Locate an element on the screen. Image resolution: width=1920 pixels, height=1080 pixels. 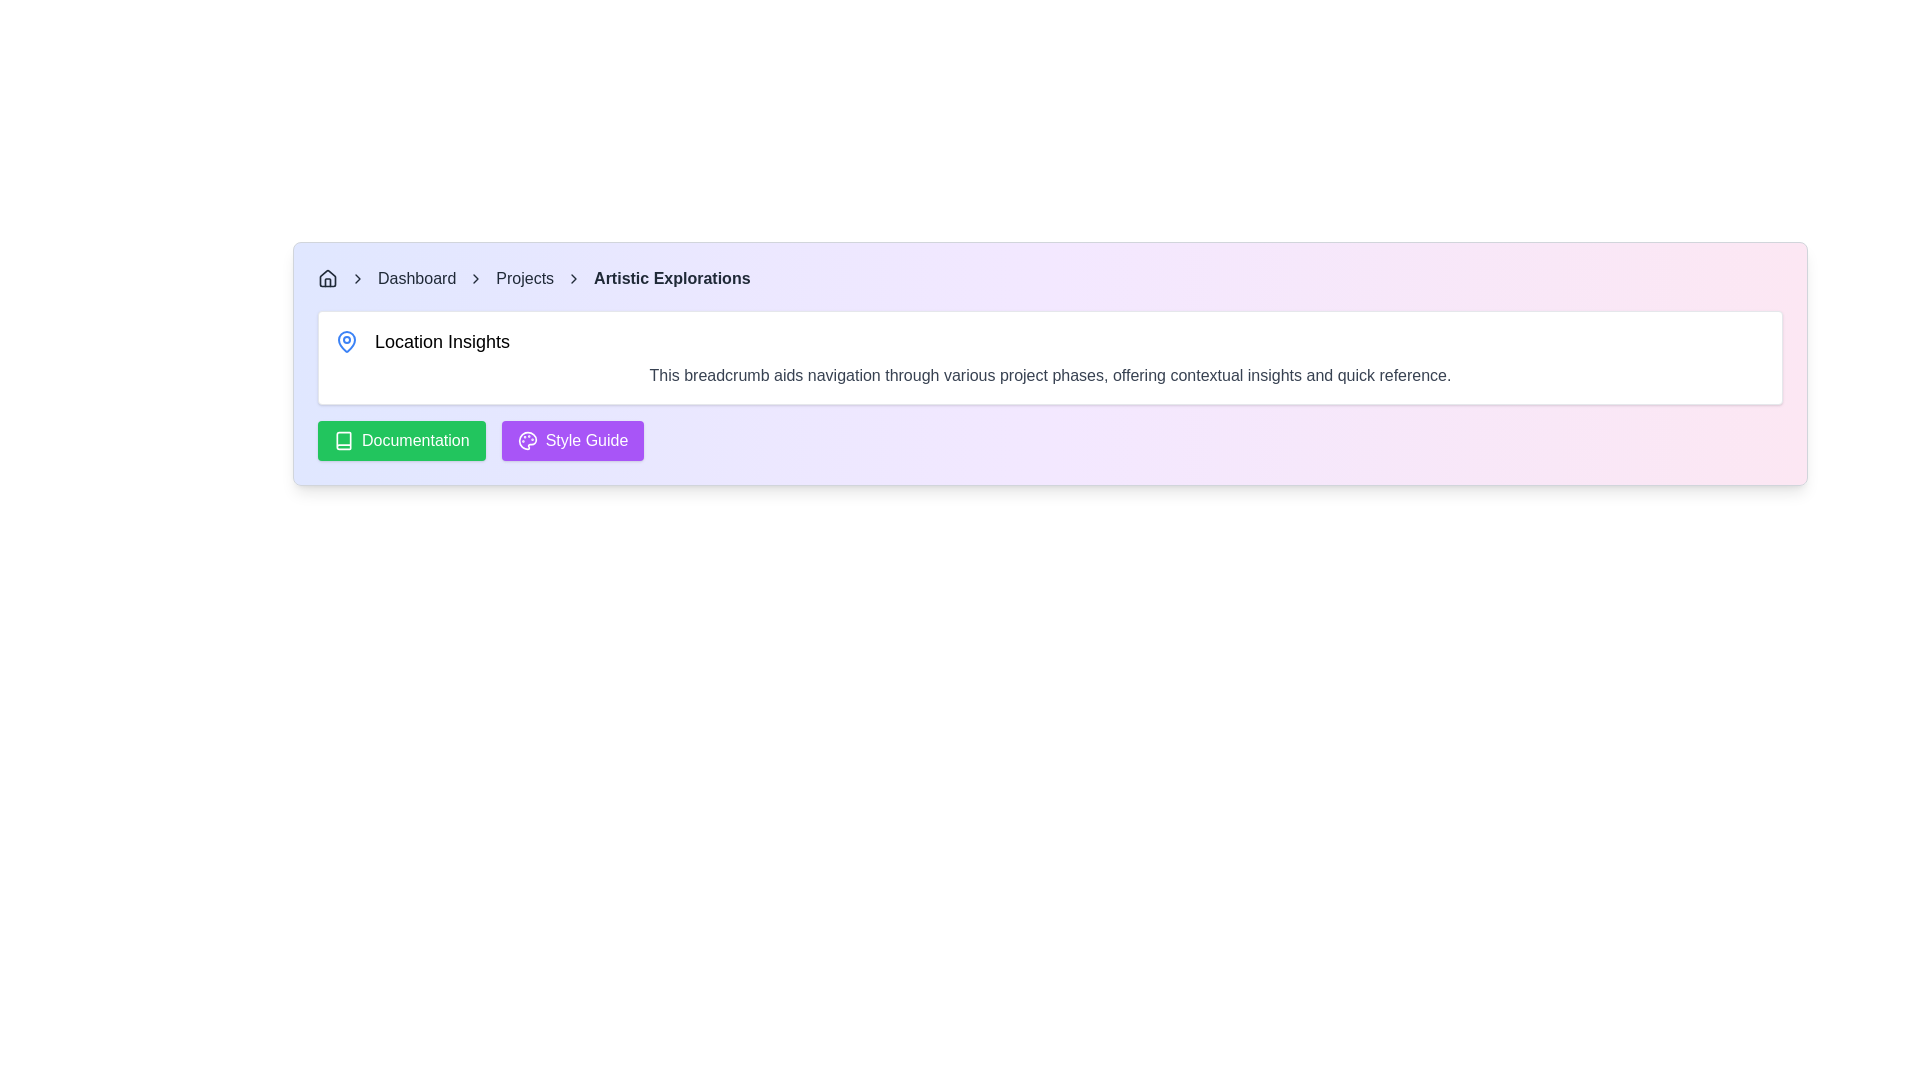
the home icon located in the breadcrumb navigation bar at the top left of the interface is located at coordinates (327, 277).